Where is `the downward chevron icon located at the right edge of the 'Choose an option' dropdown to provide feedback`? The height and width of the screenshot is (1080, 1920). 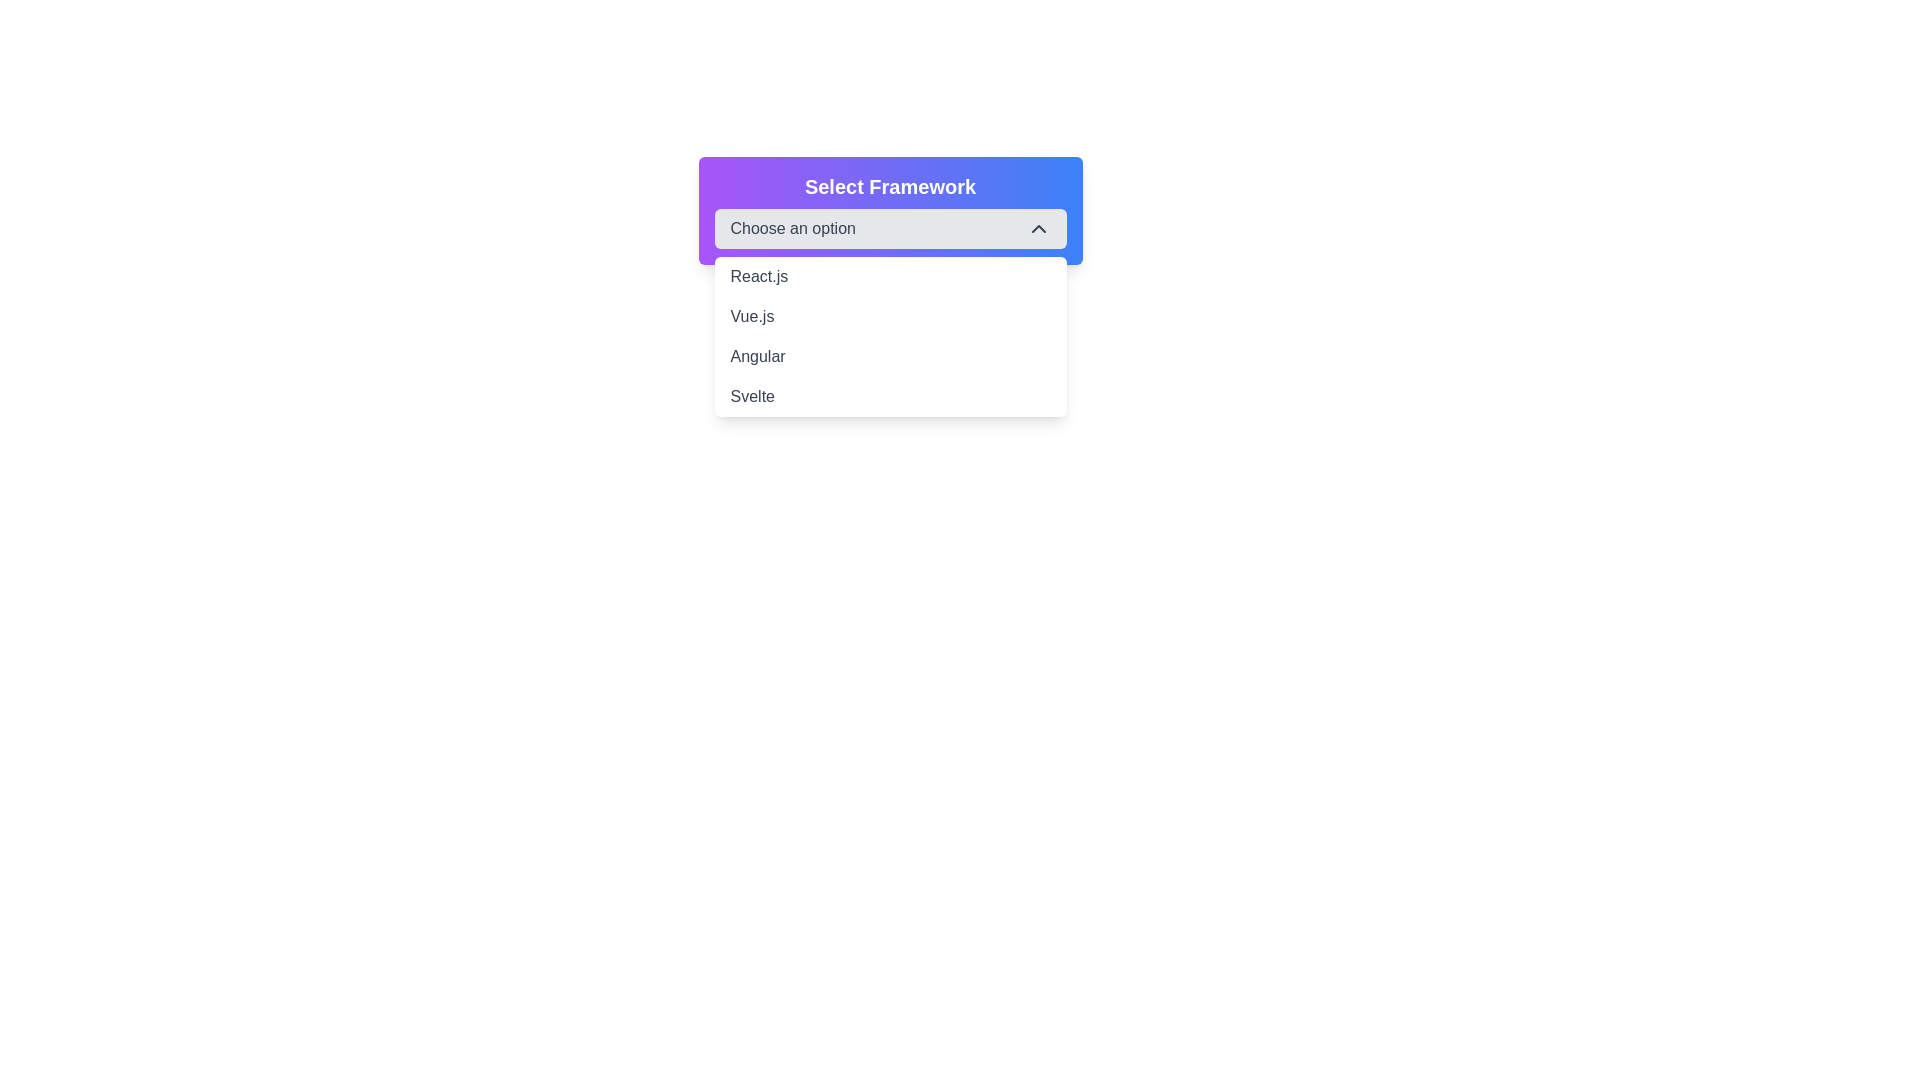
the downward chevron icon located at the right edge of the 'Choose an option' dropdown to provide feedback is located at coordinates (1038, 227).